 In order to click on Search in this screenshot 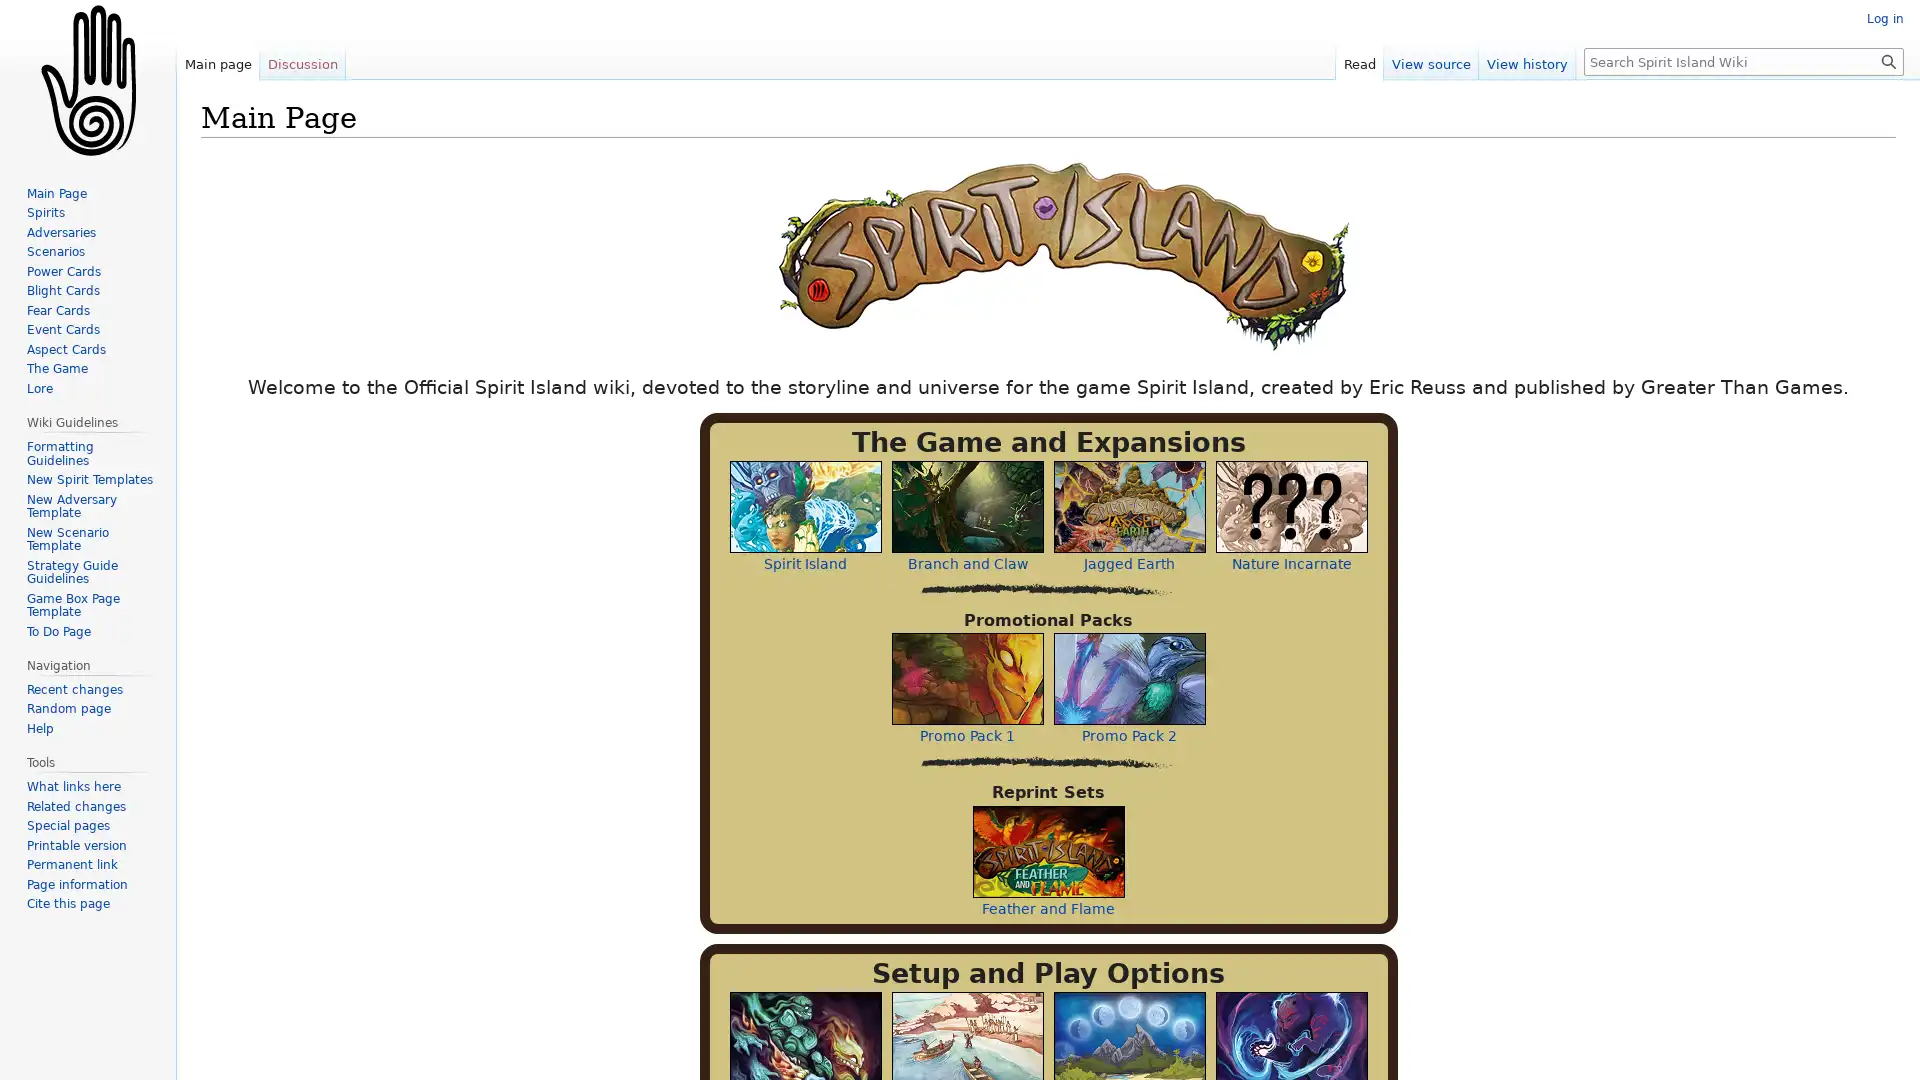, I will do `click(1888, 60)`.